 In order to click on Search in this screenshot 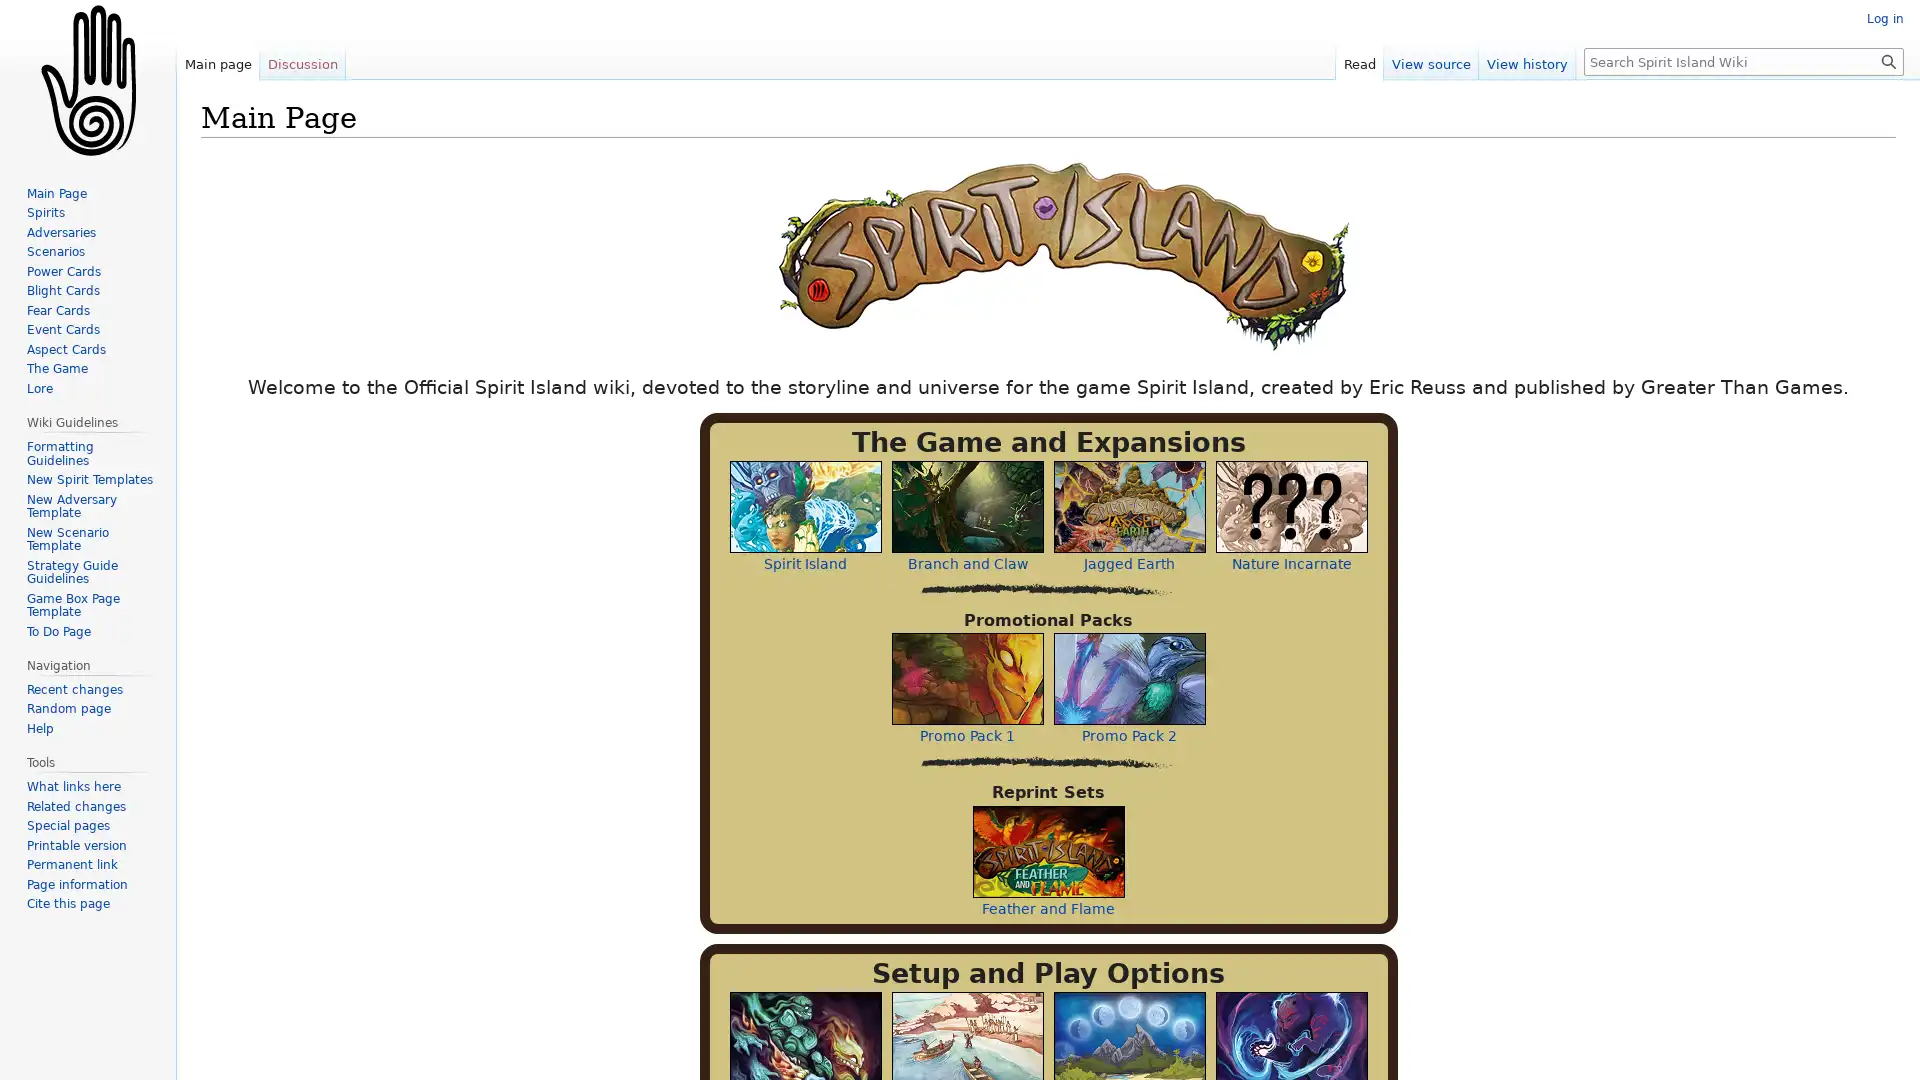, I will do `click(1888, 60)`.